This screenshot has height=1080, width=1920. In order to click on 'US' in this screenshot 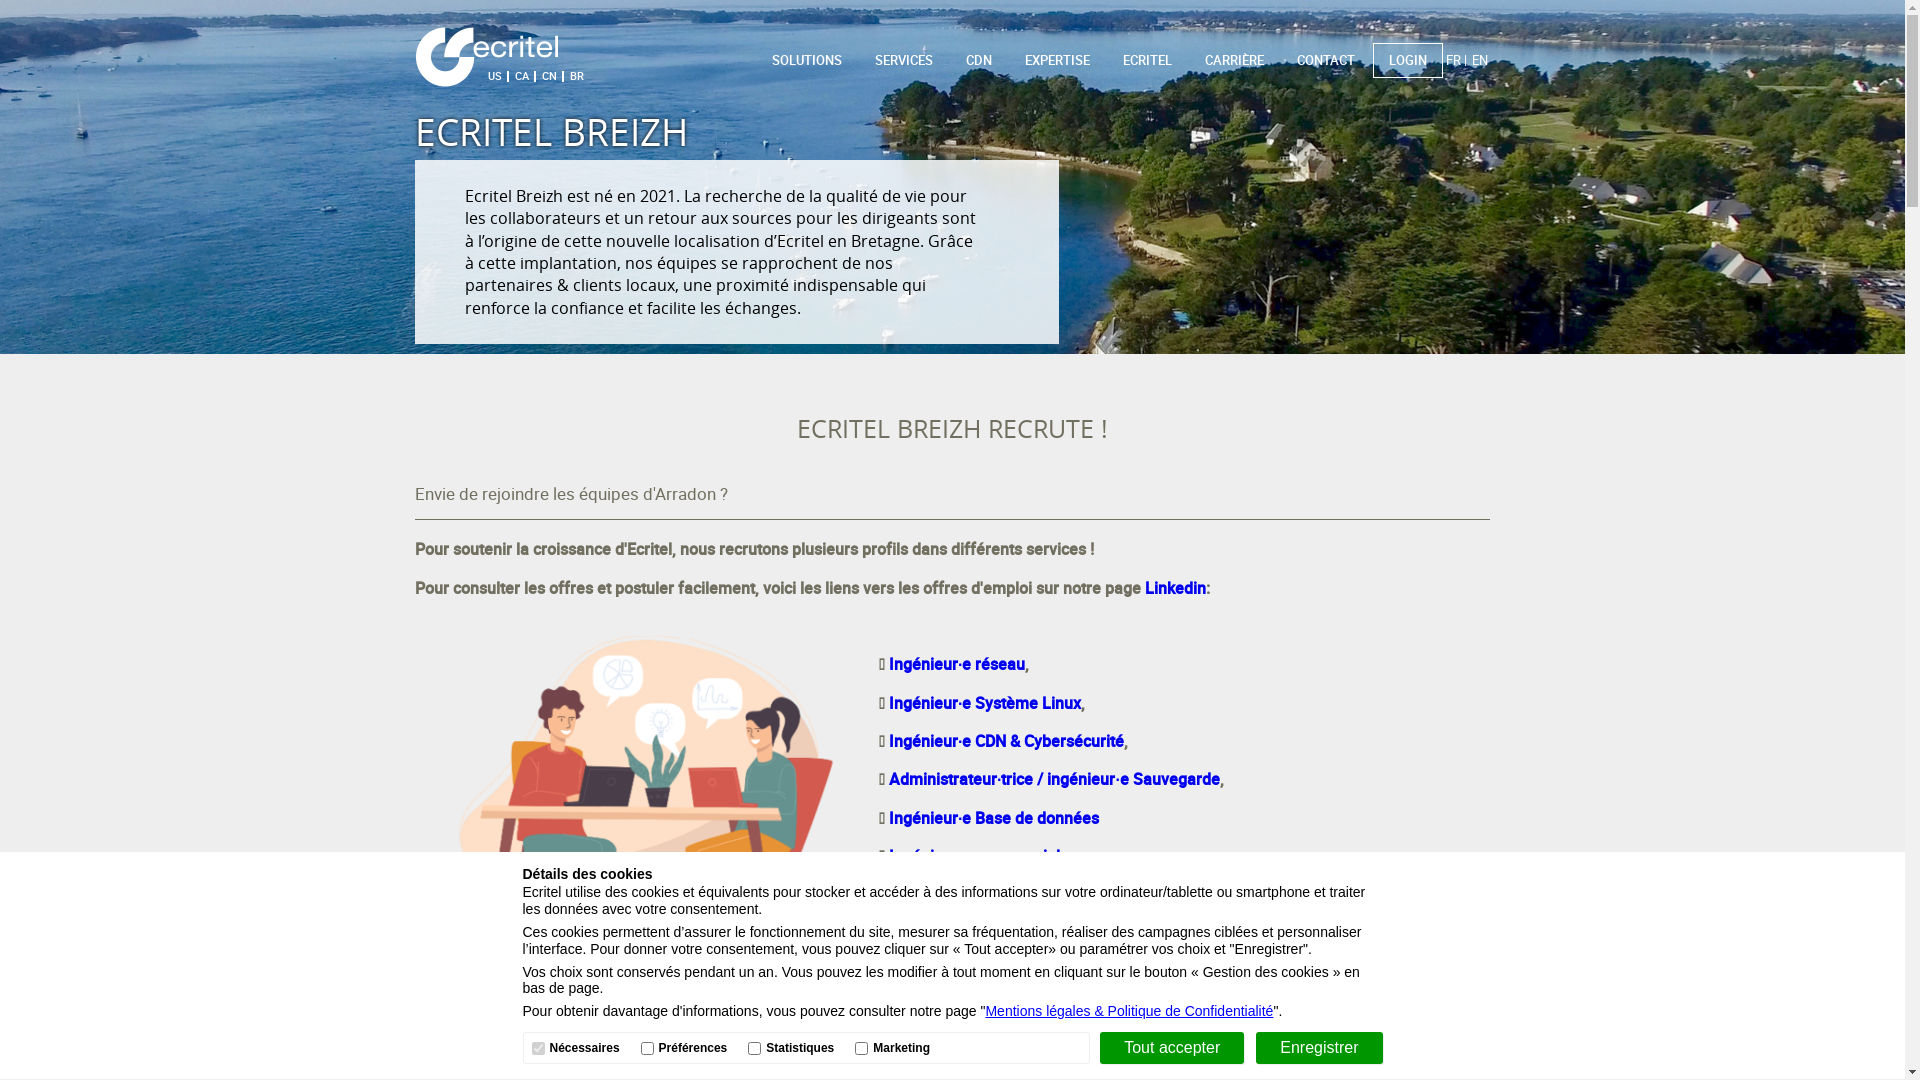, I will do `click(494, 75)`.